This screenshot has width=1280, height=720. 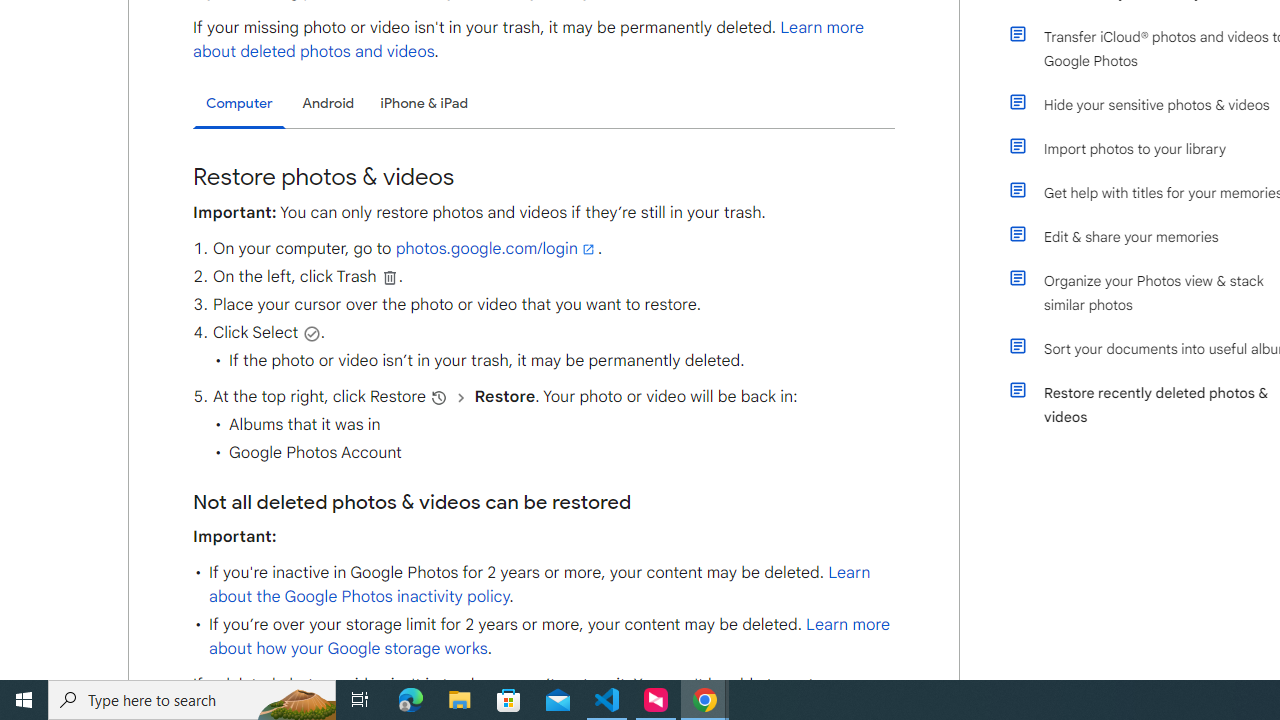 What do you see at coordinates (423, 103) in the screenshot?
I see `'iPhone & iPad'` at bounding box center [423, 103].